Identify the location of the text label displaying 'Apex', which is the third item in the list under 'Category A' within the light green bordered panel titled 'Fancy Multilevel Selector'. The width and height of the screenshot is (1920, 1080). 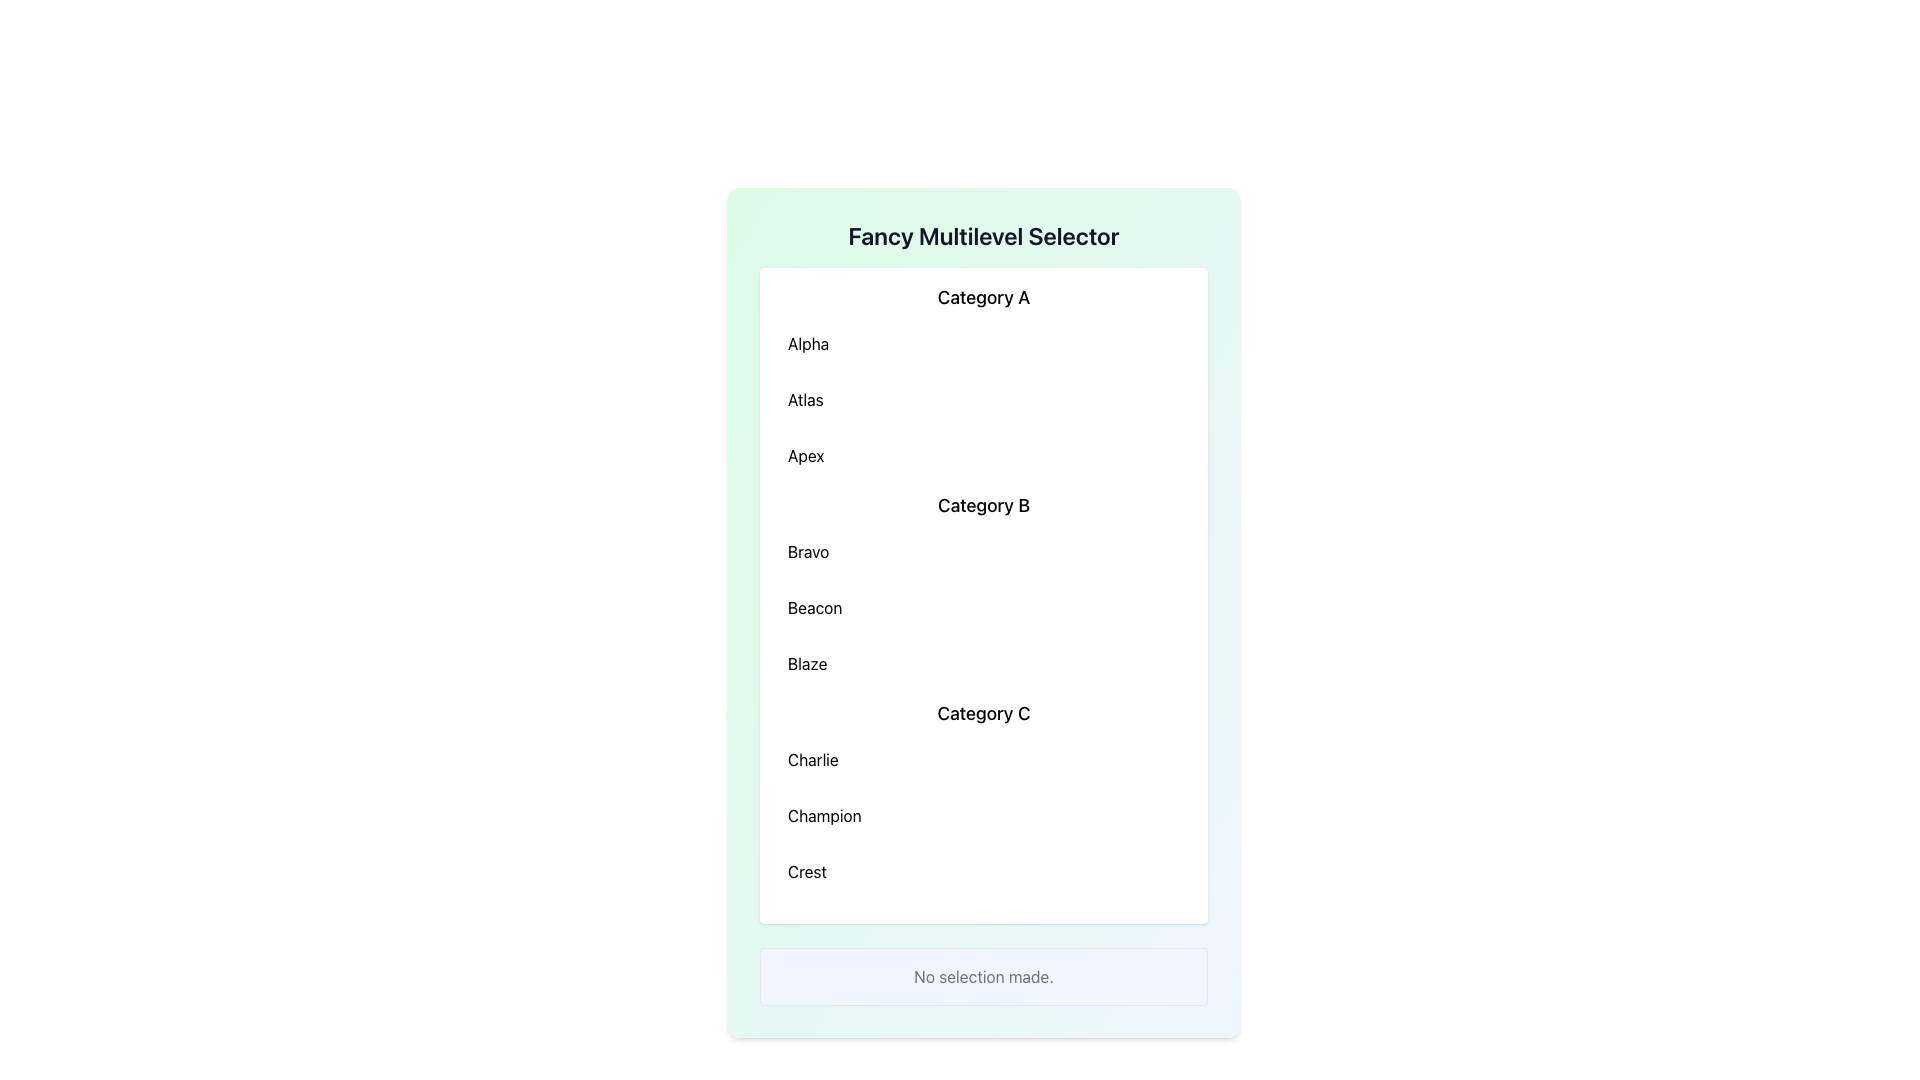
(806, 455).